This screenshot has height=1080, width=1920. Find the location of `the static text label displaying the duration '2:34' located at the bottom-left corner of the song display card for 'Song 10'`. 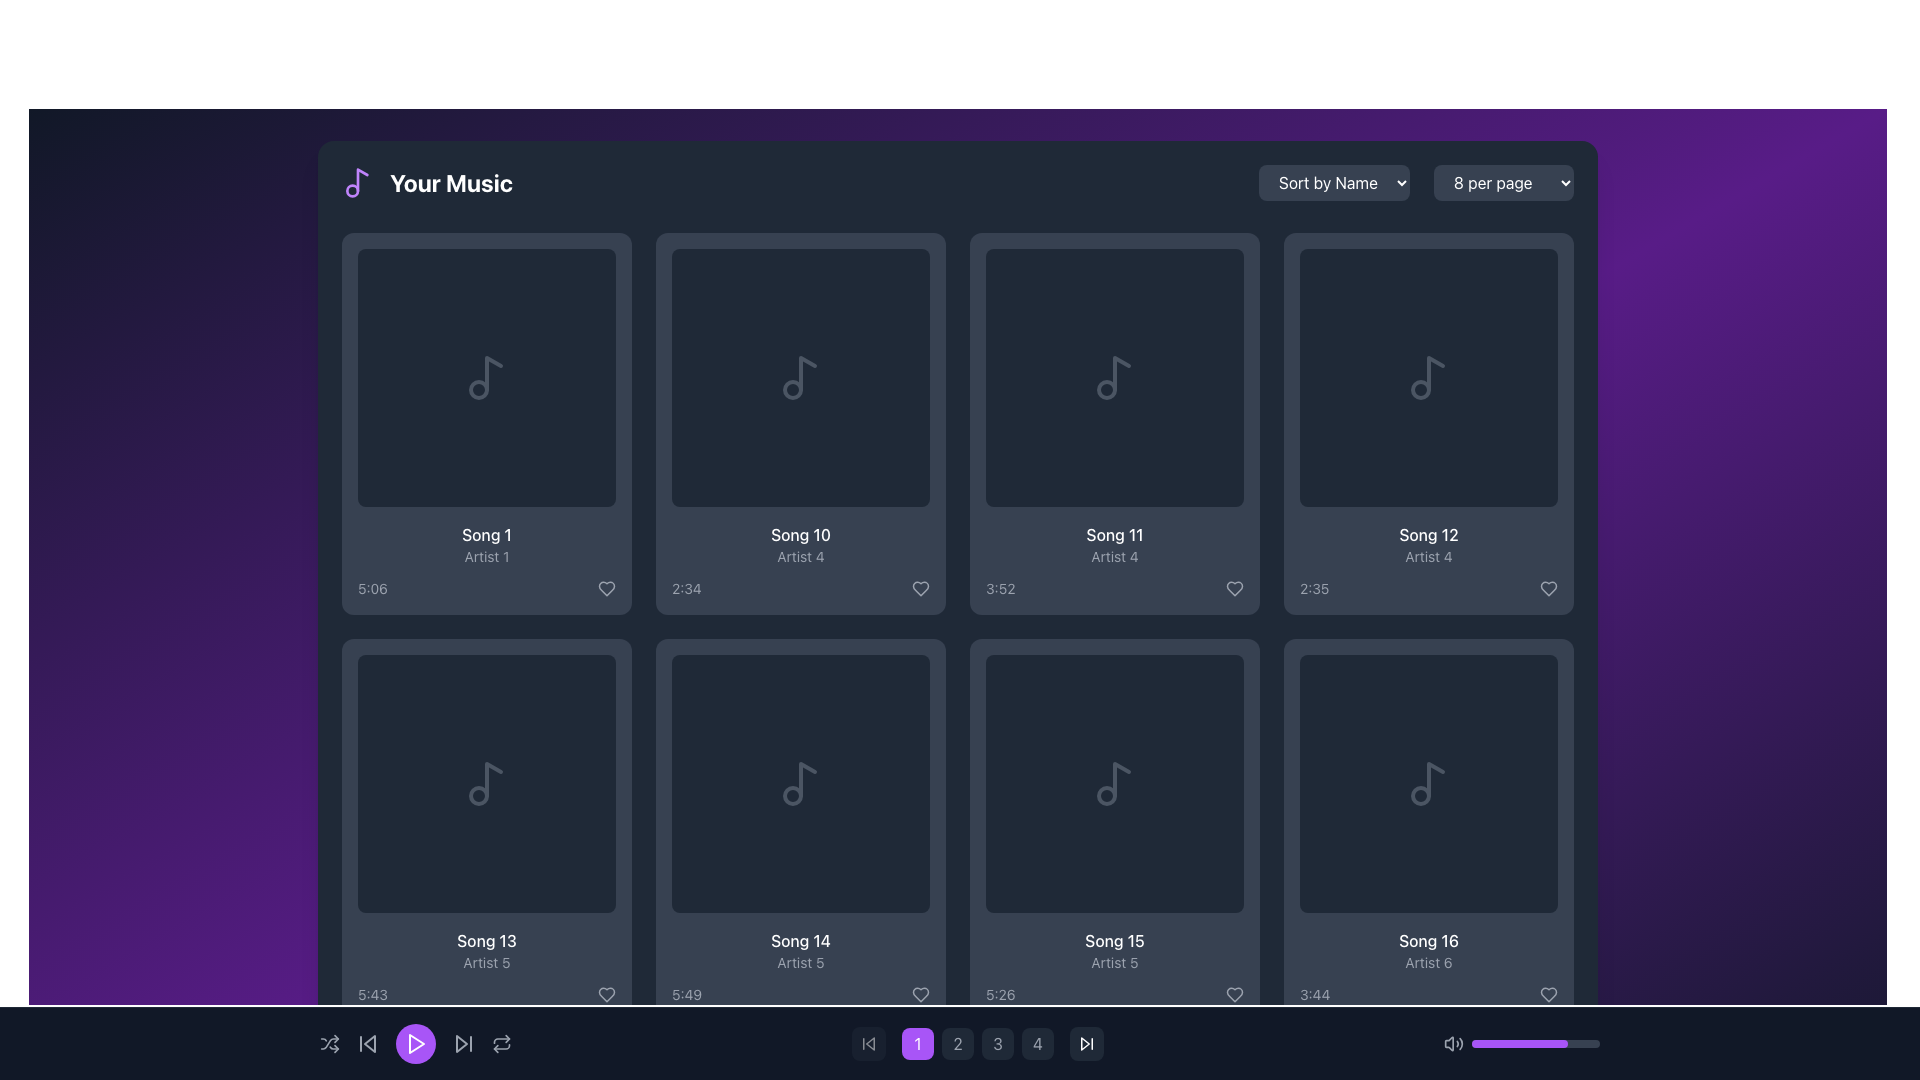

the static text label displaying the duration '2:34' located at the bottom-left corner of the song display card for 'Song 10' is located at coordinates (686, 588).